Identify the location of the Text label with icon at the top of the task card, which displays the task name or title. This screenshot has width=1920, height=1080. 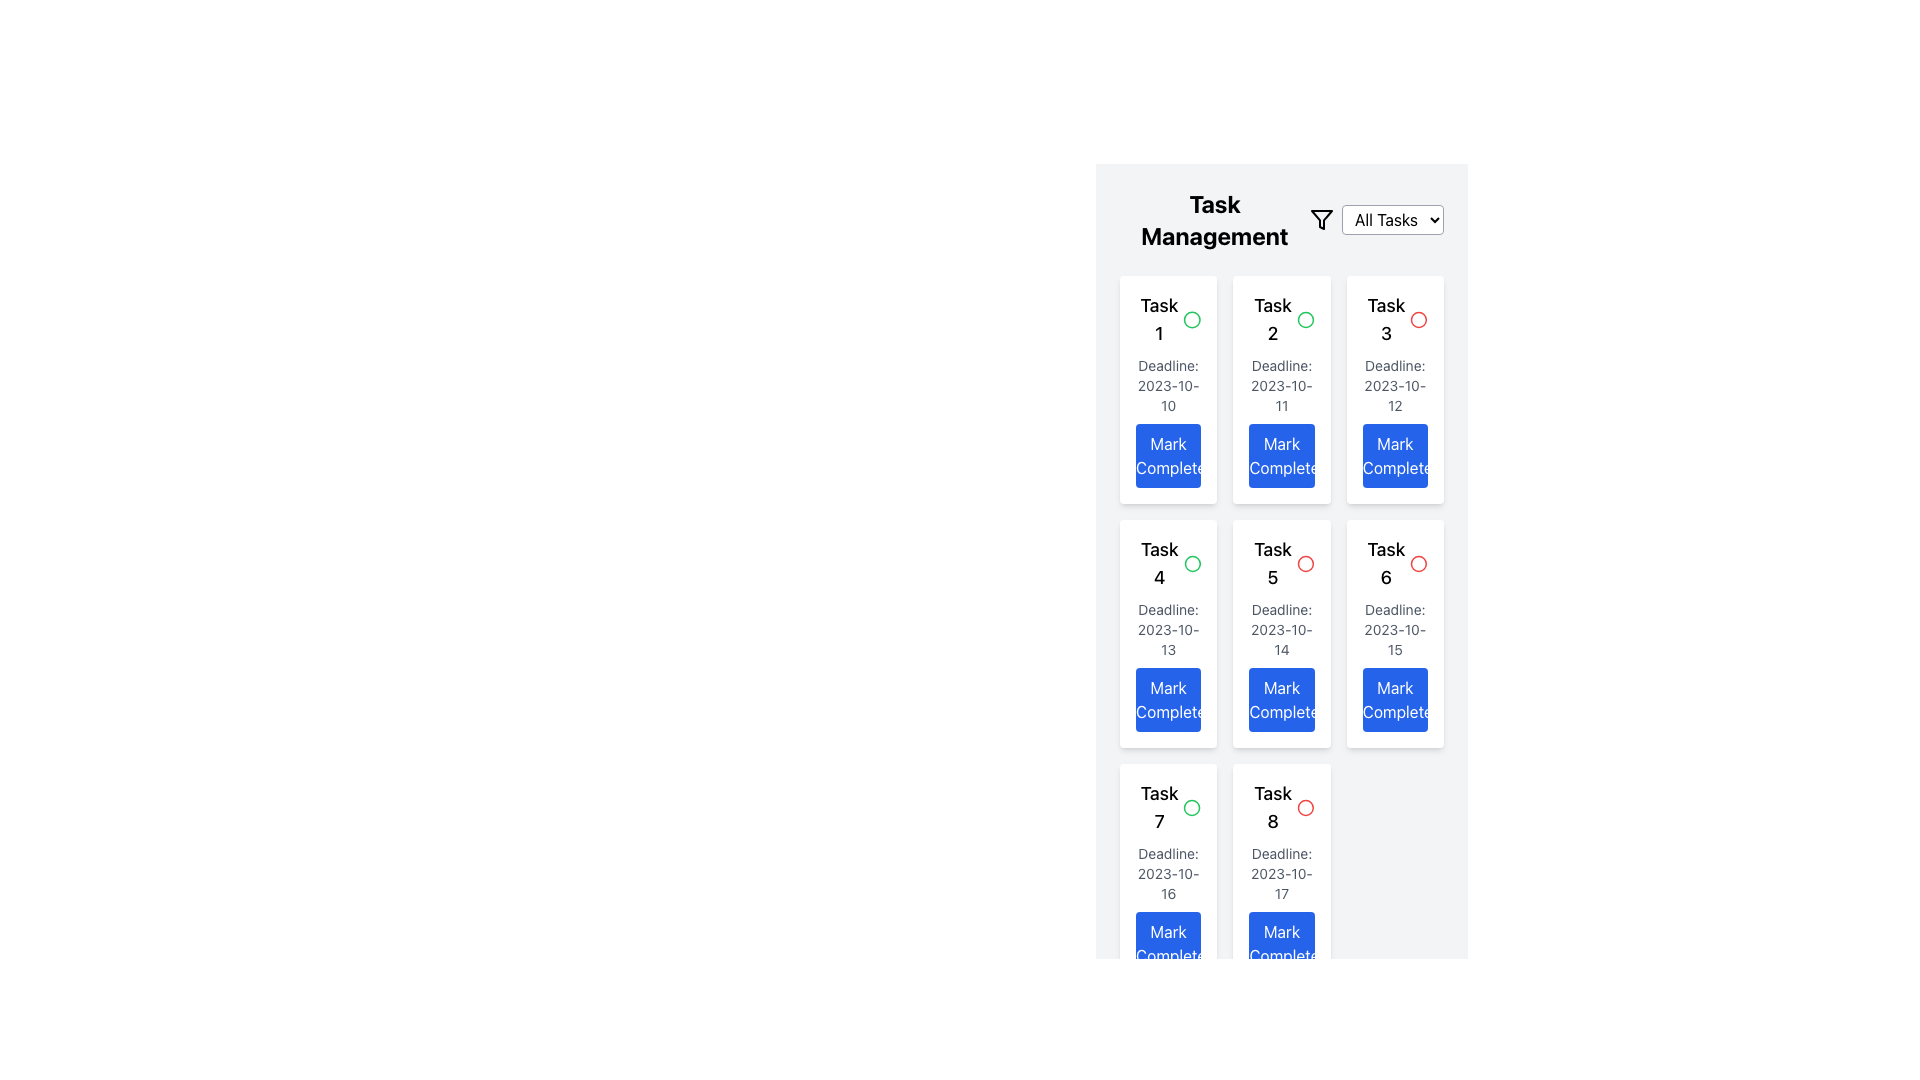
(1168, 319).